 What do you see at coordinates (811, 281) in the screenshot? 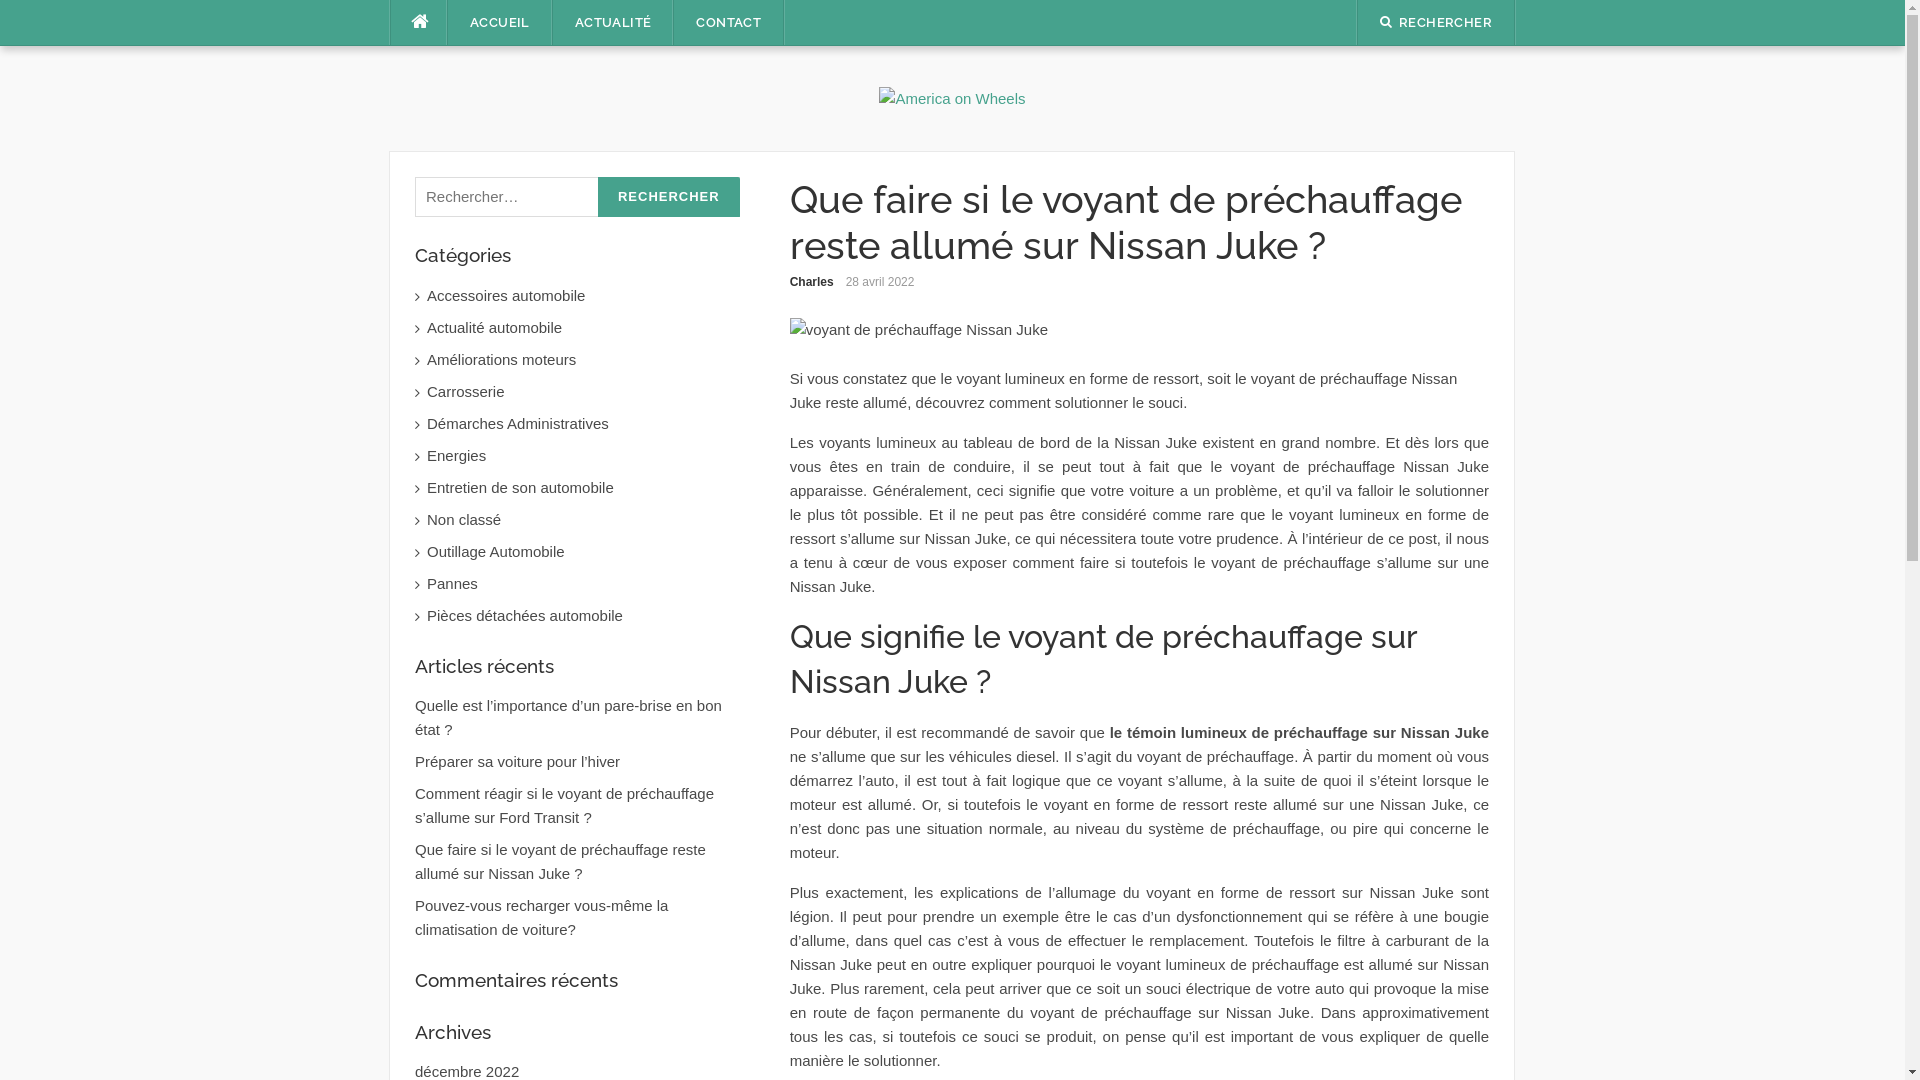
I see `'Charles'` at bounding box center [811, 281].